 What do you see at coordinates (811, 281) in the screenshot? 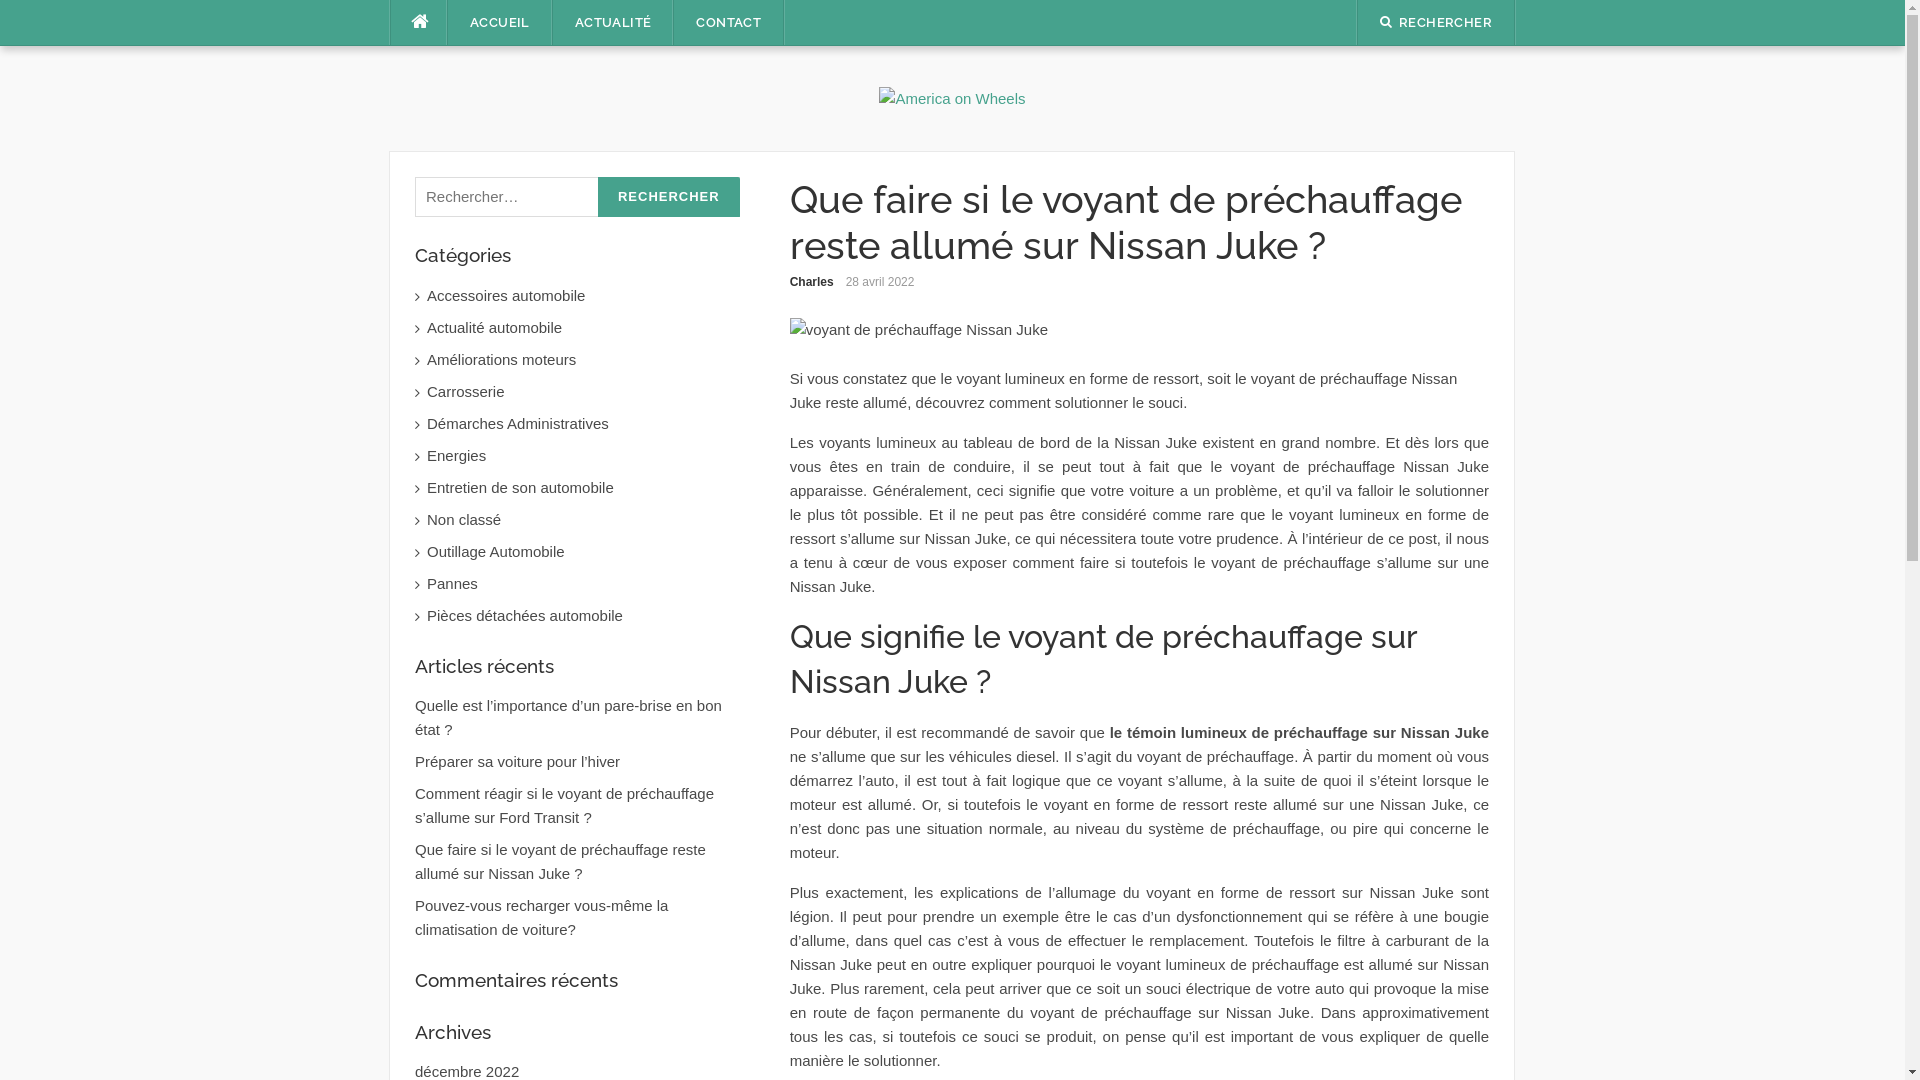
I see `'Charles'` at bounding box center [811, 281].